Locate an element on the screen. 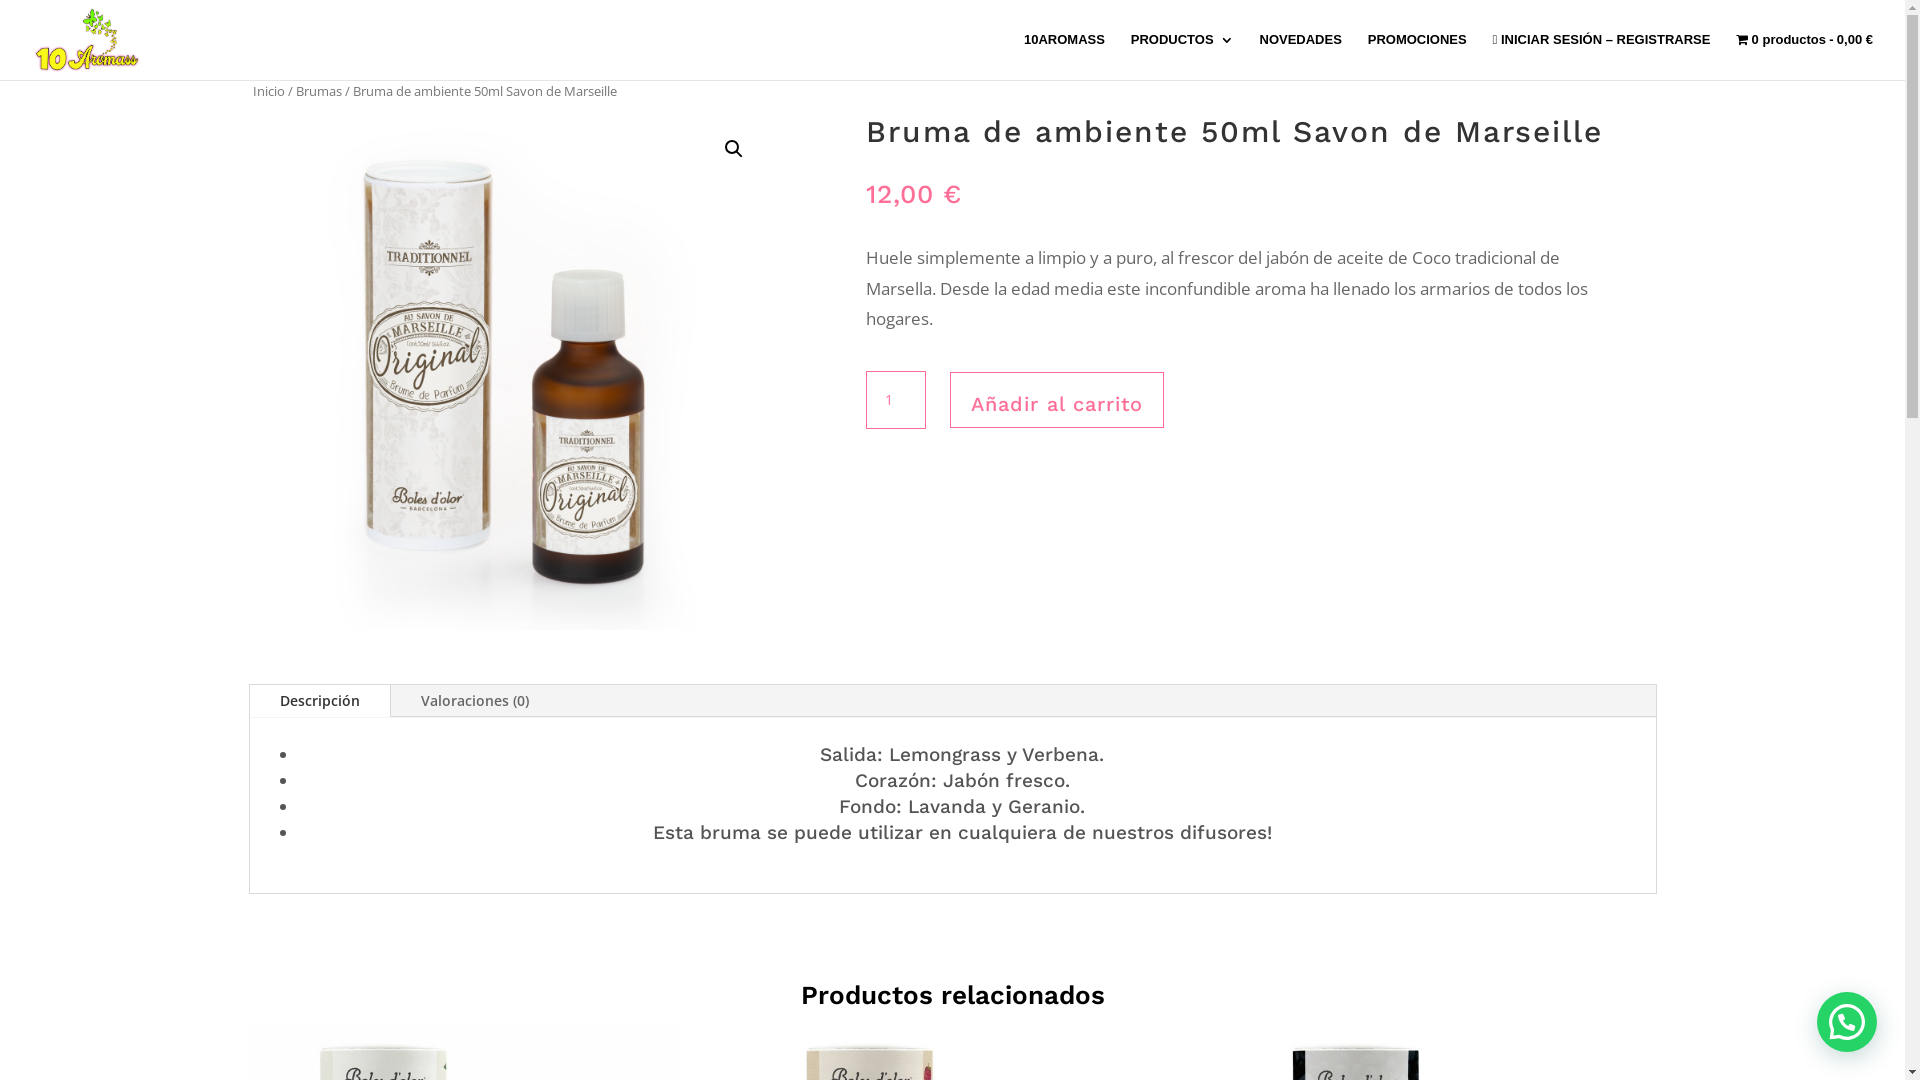 The width and height of the screenshot is (1920, 1080). 'Valoraciones (0)' is located at coordinates (473, 700).